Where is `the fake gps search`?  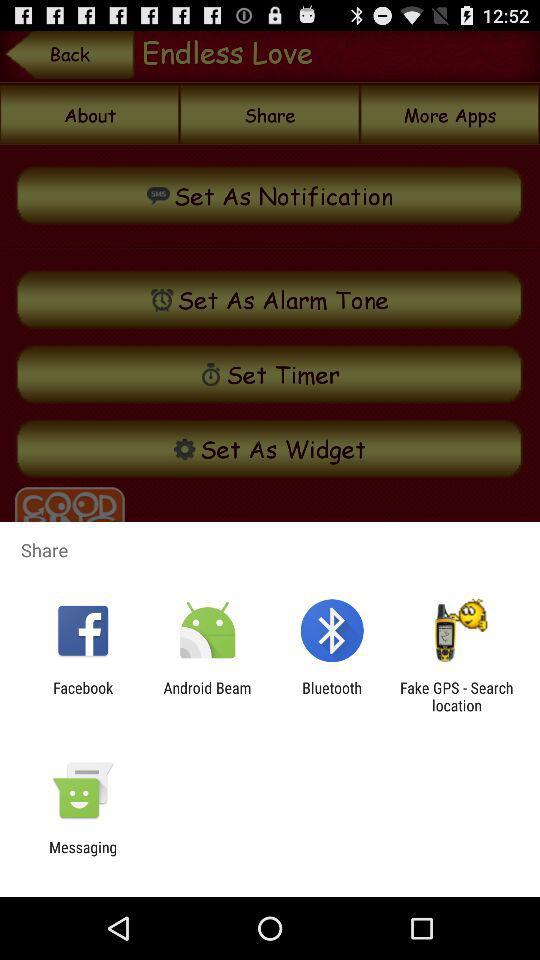
the fake gps search is located at coordinates (456, 696).